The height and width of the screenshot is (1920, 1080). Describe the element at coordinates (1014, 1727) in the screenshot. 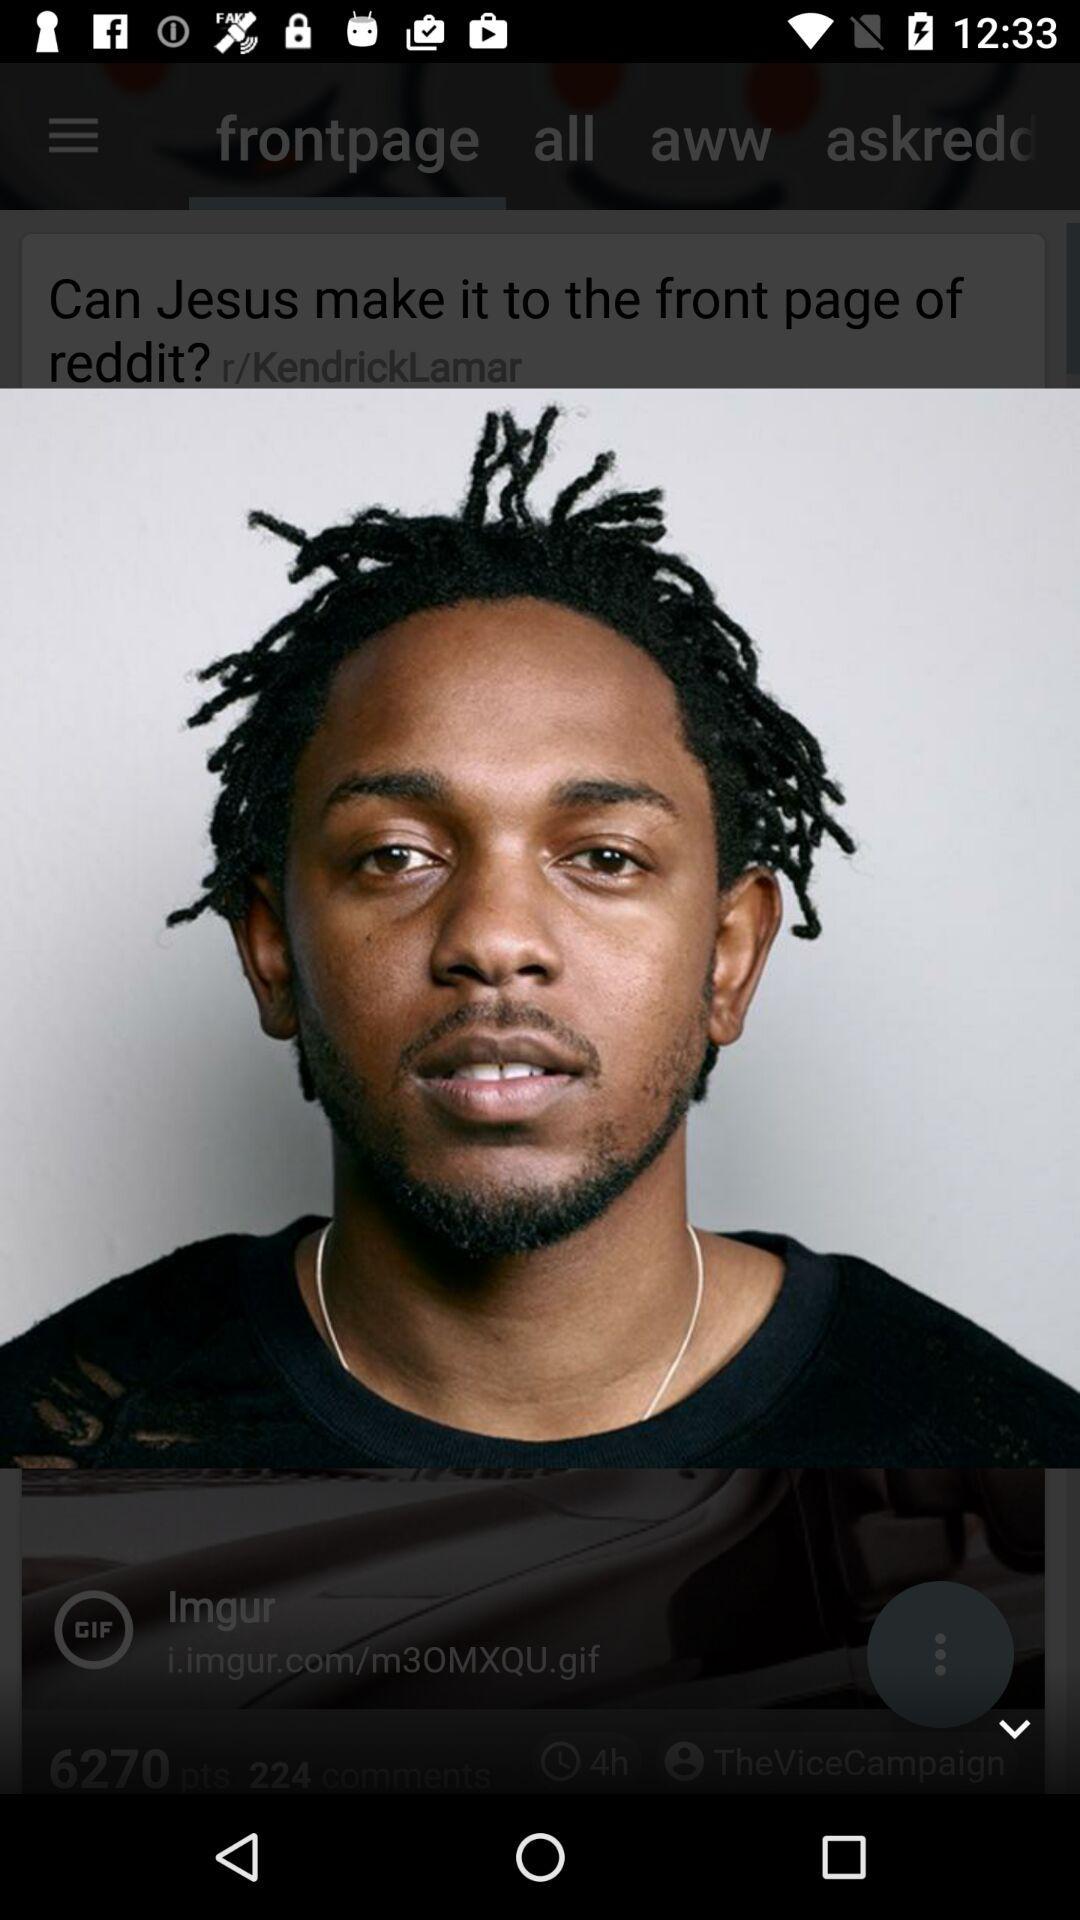

I see `the expand_more icon` at that location.